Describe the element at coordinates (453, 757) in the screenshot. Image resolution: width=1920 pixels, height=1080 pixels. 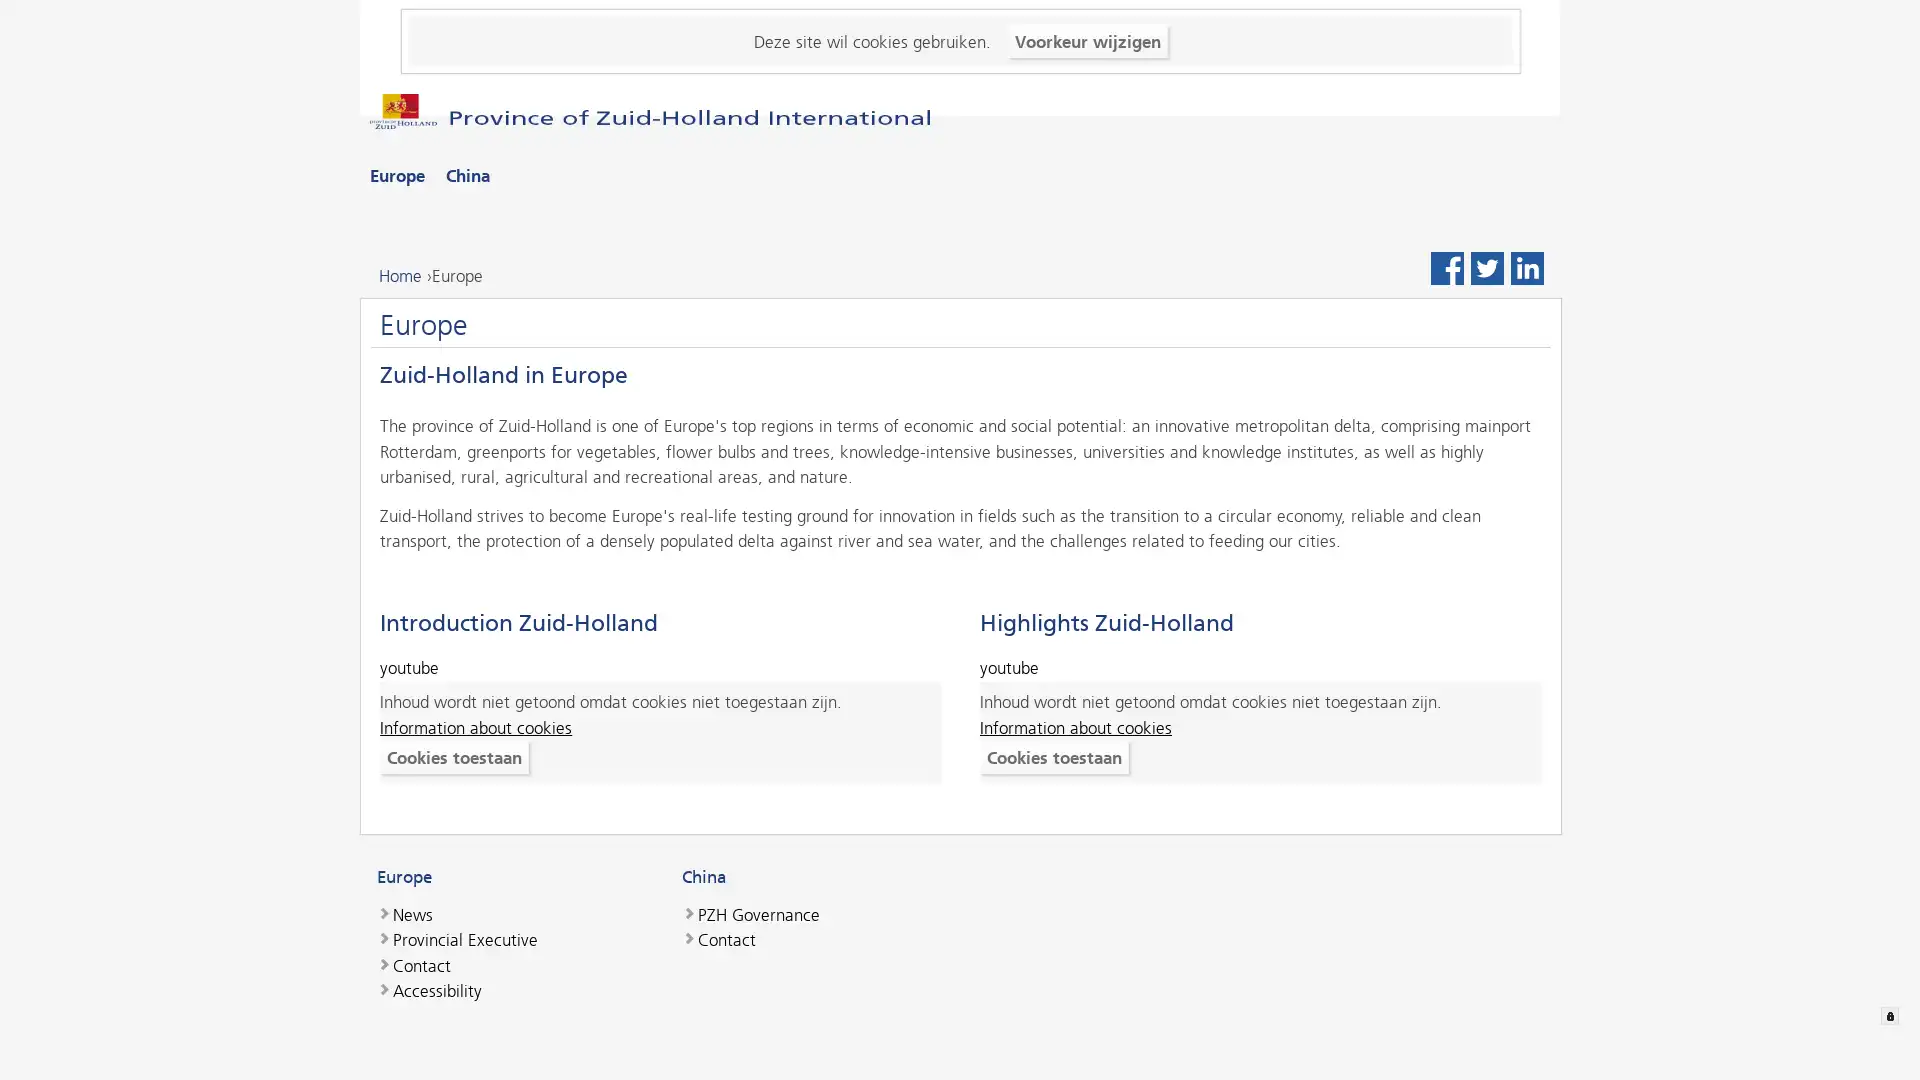
I see `Cookies toestaan` at that location.